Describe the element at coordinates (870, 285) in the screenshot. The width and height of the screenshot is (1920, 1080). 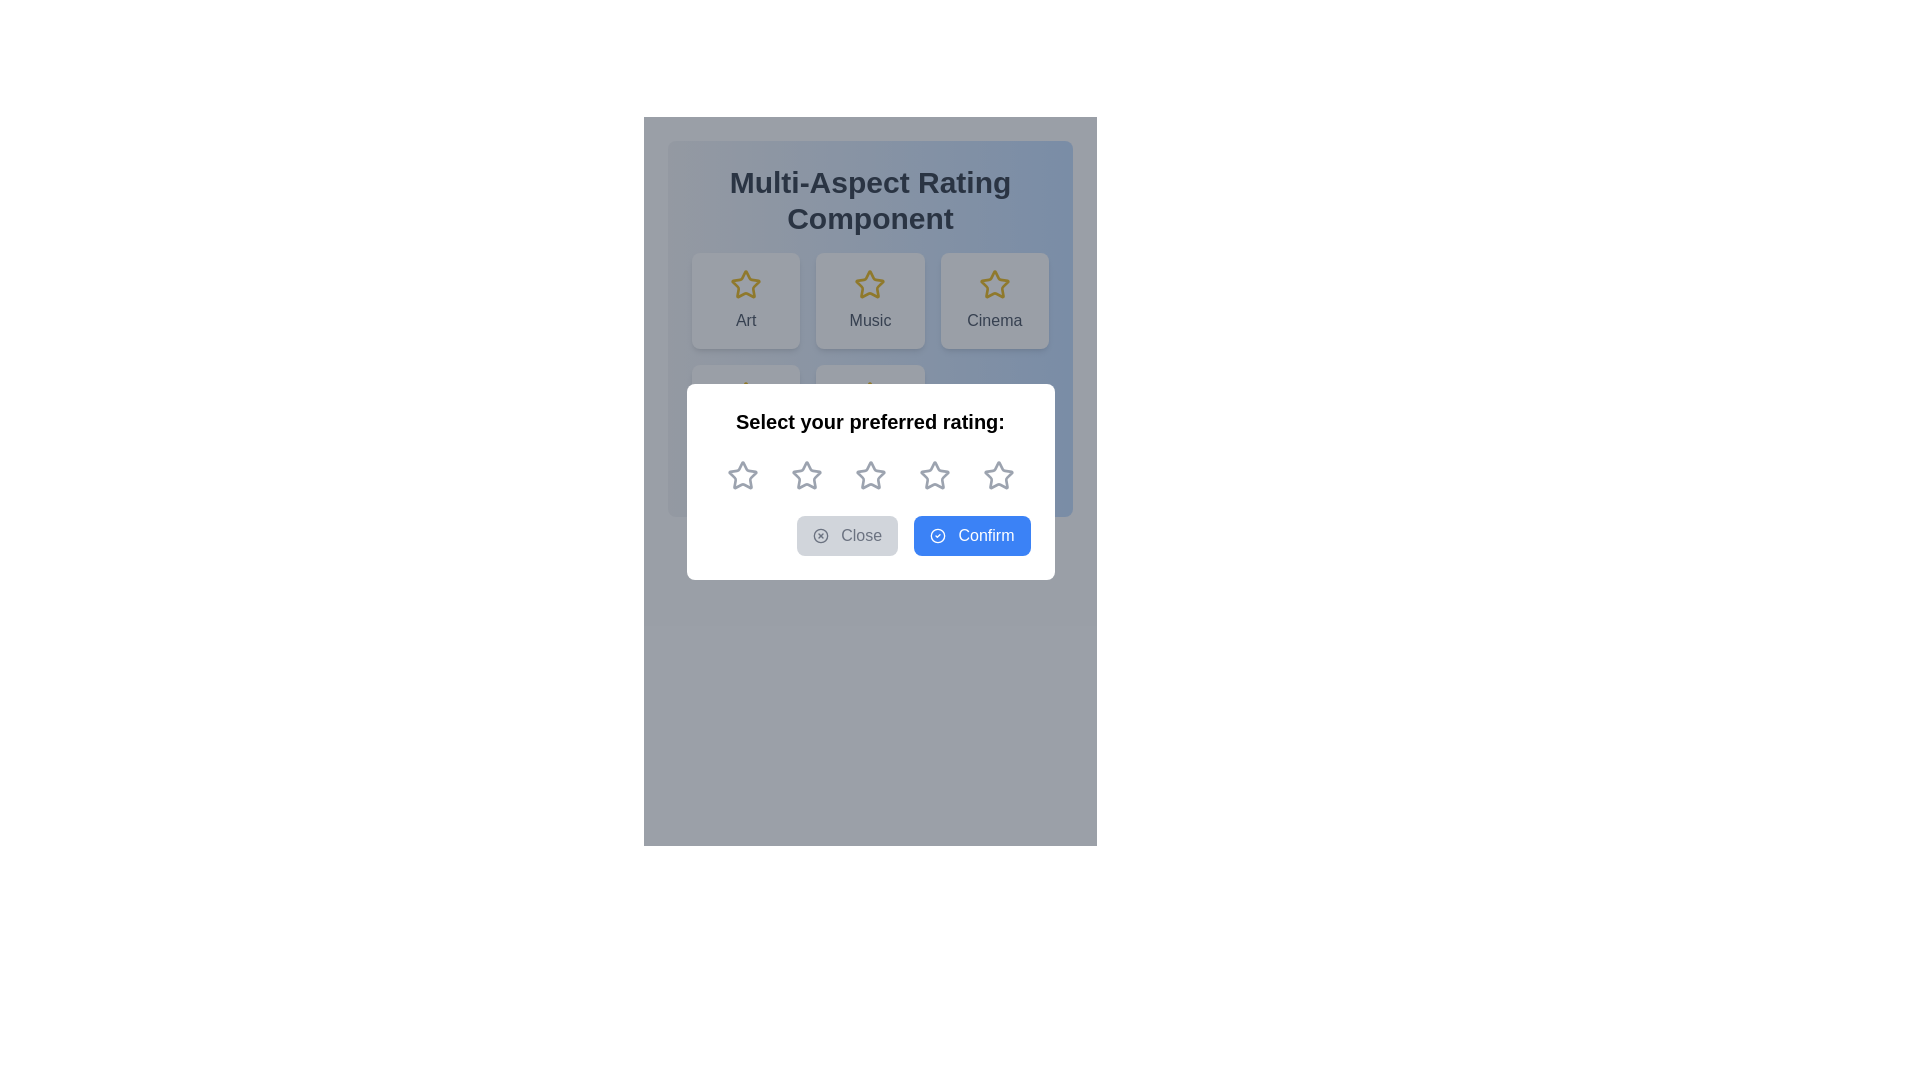
I see `the star icon located above the text 'Music' in the card labeled 'Music', which is part of a multi-aspect rating system` at that location.